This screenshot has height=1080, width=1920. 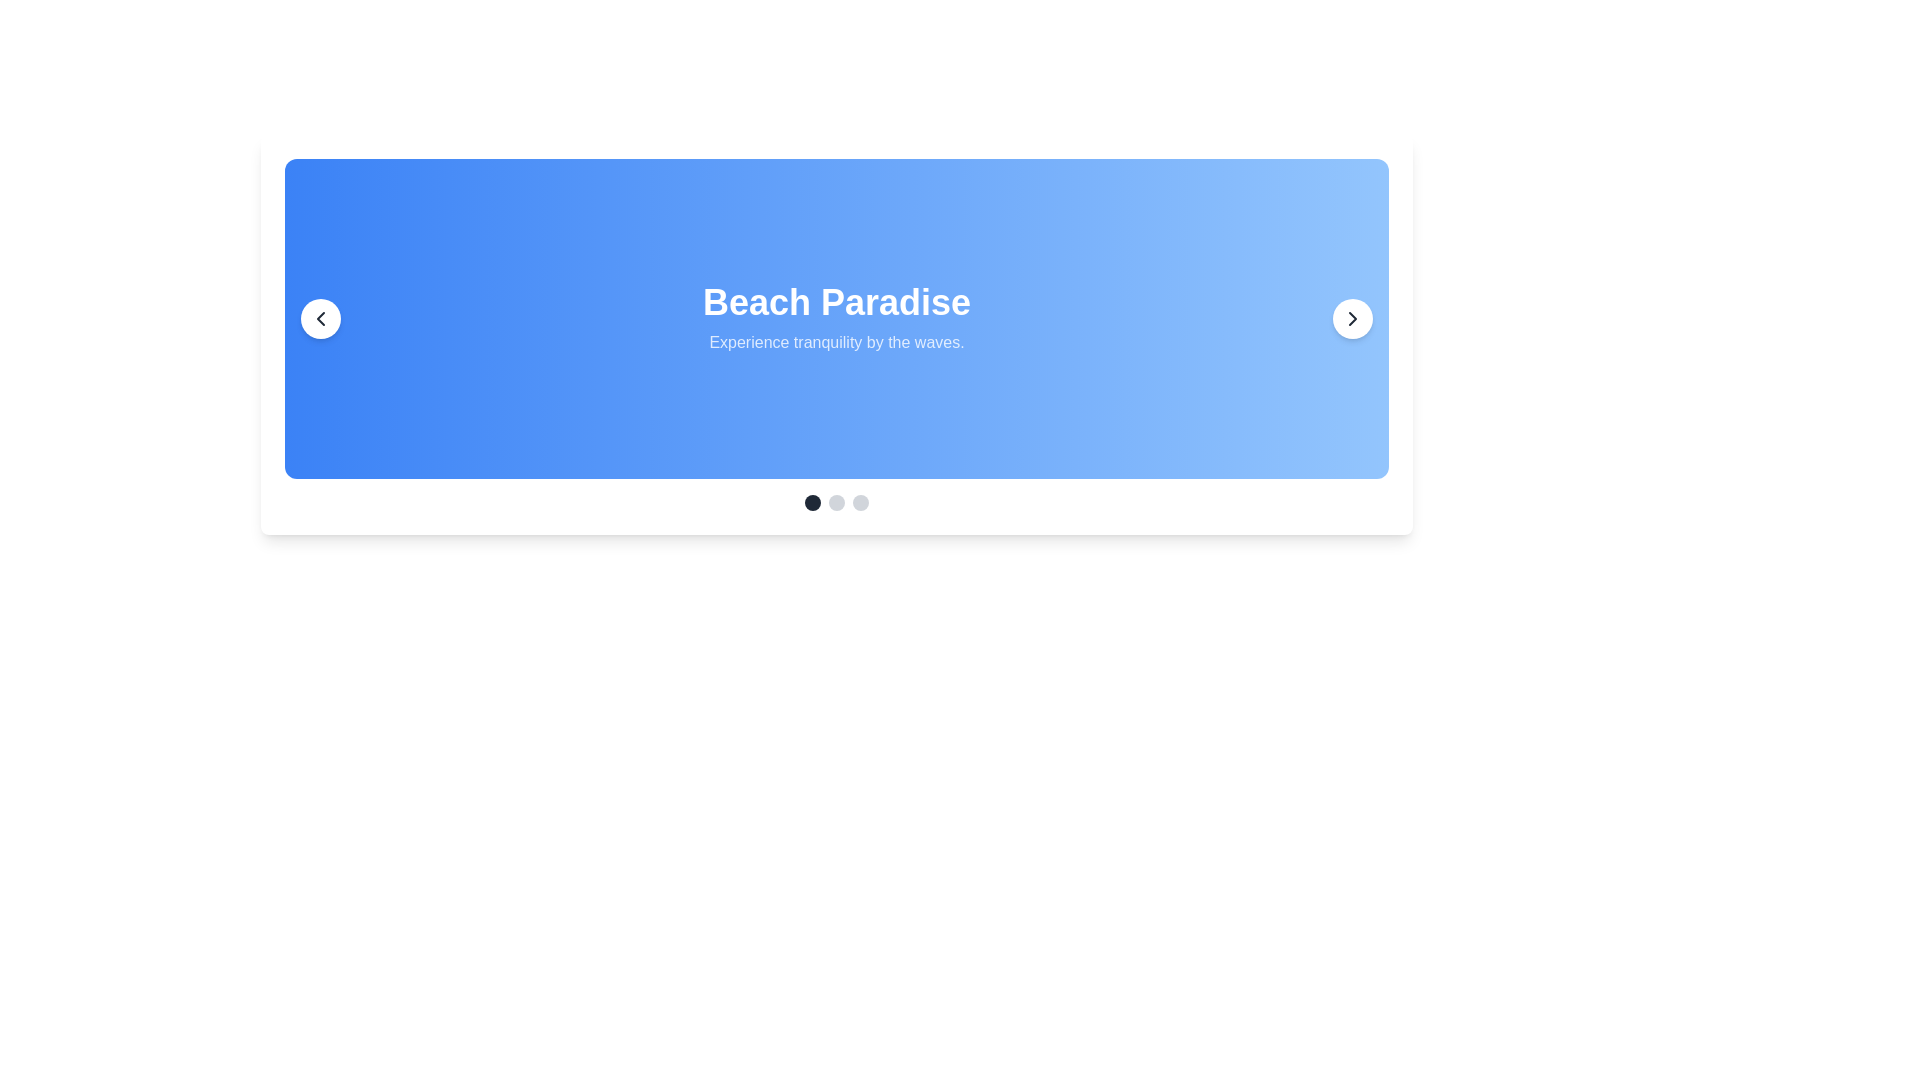 What do you see at coordinates (836, 501) in the screenshot?
I see `the second circular button in the navigation group, which is light-gray and indicates an inactive state` at bounding box center [836, 501].